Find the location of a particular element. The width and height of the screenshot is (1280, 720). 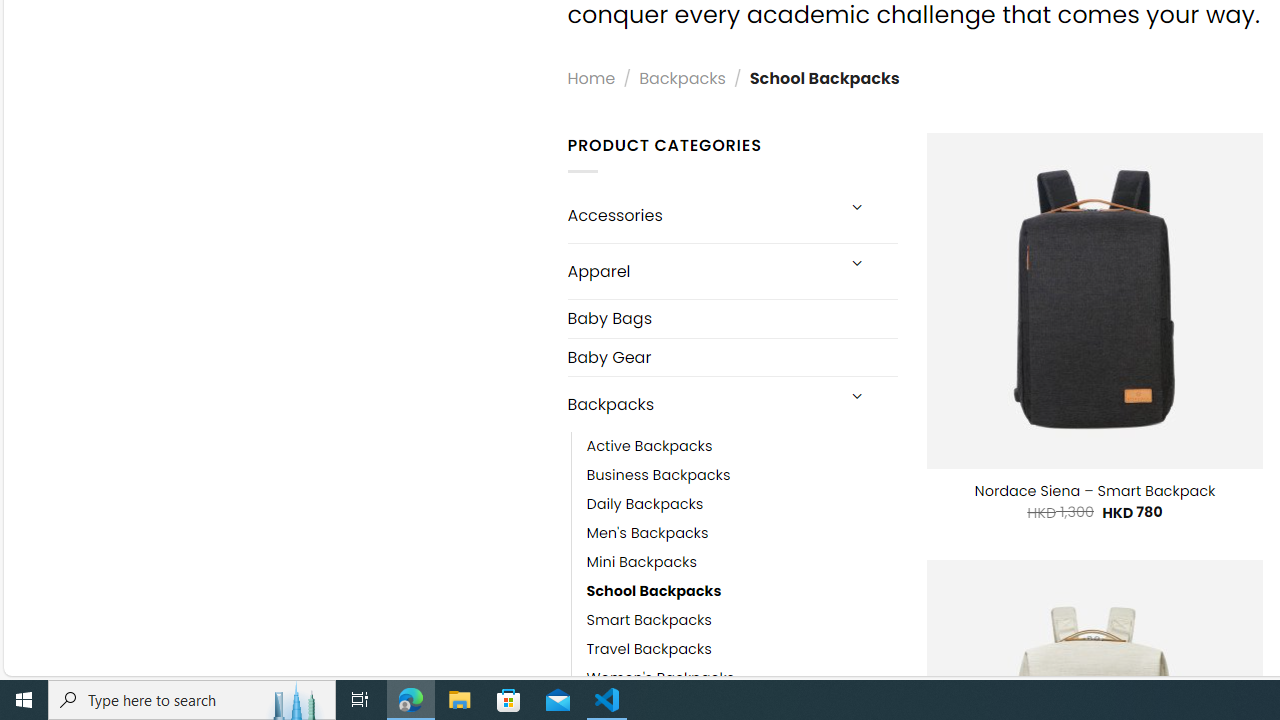

'Women' is located at coordinates (660, 677).